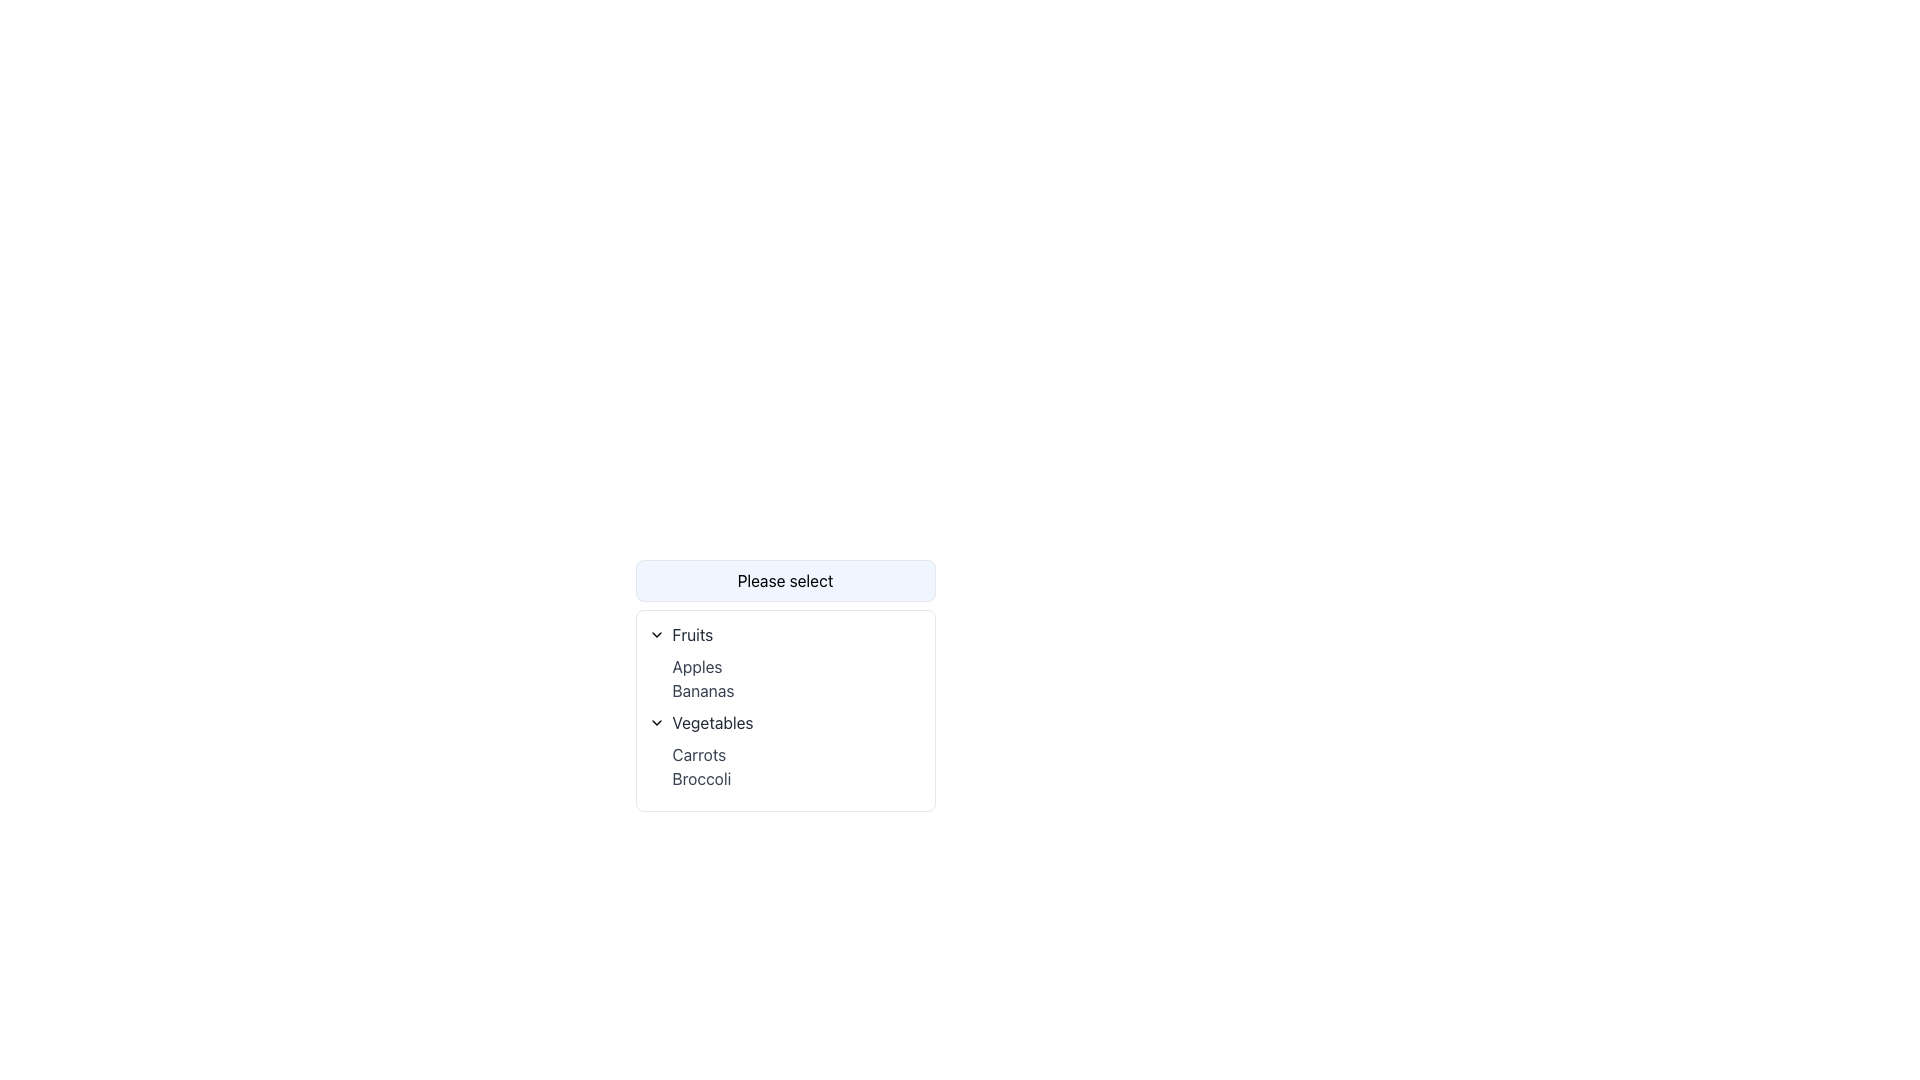 The image size is (1920, 1080). What do you see at coordinates (697, 667) in the screenshot?
I see `the text label displaying 'Apples', which is styled with gray color and is the first item in the 'Fruits' dropdown menu` at bounding box center [697, 667].